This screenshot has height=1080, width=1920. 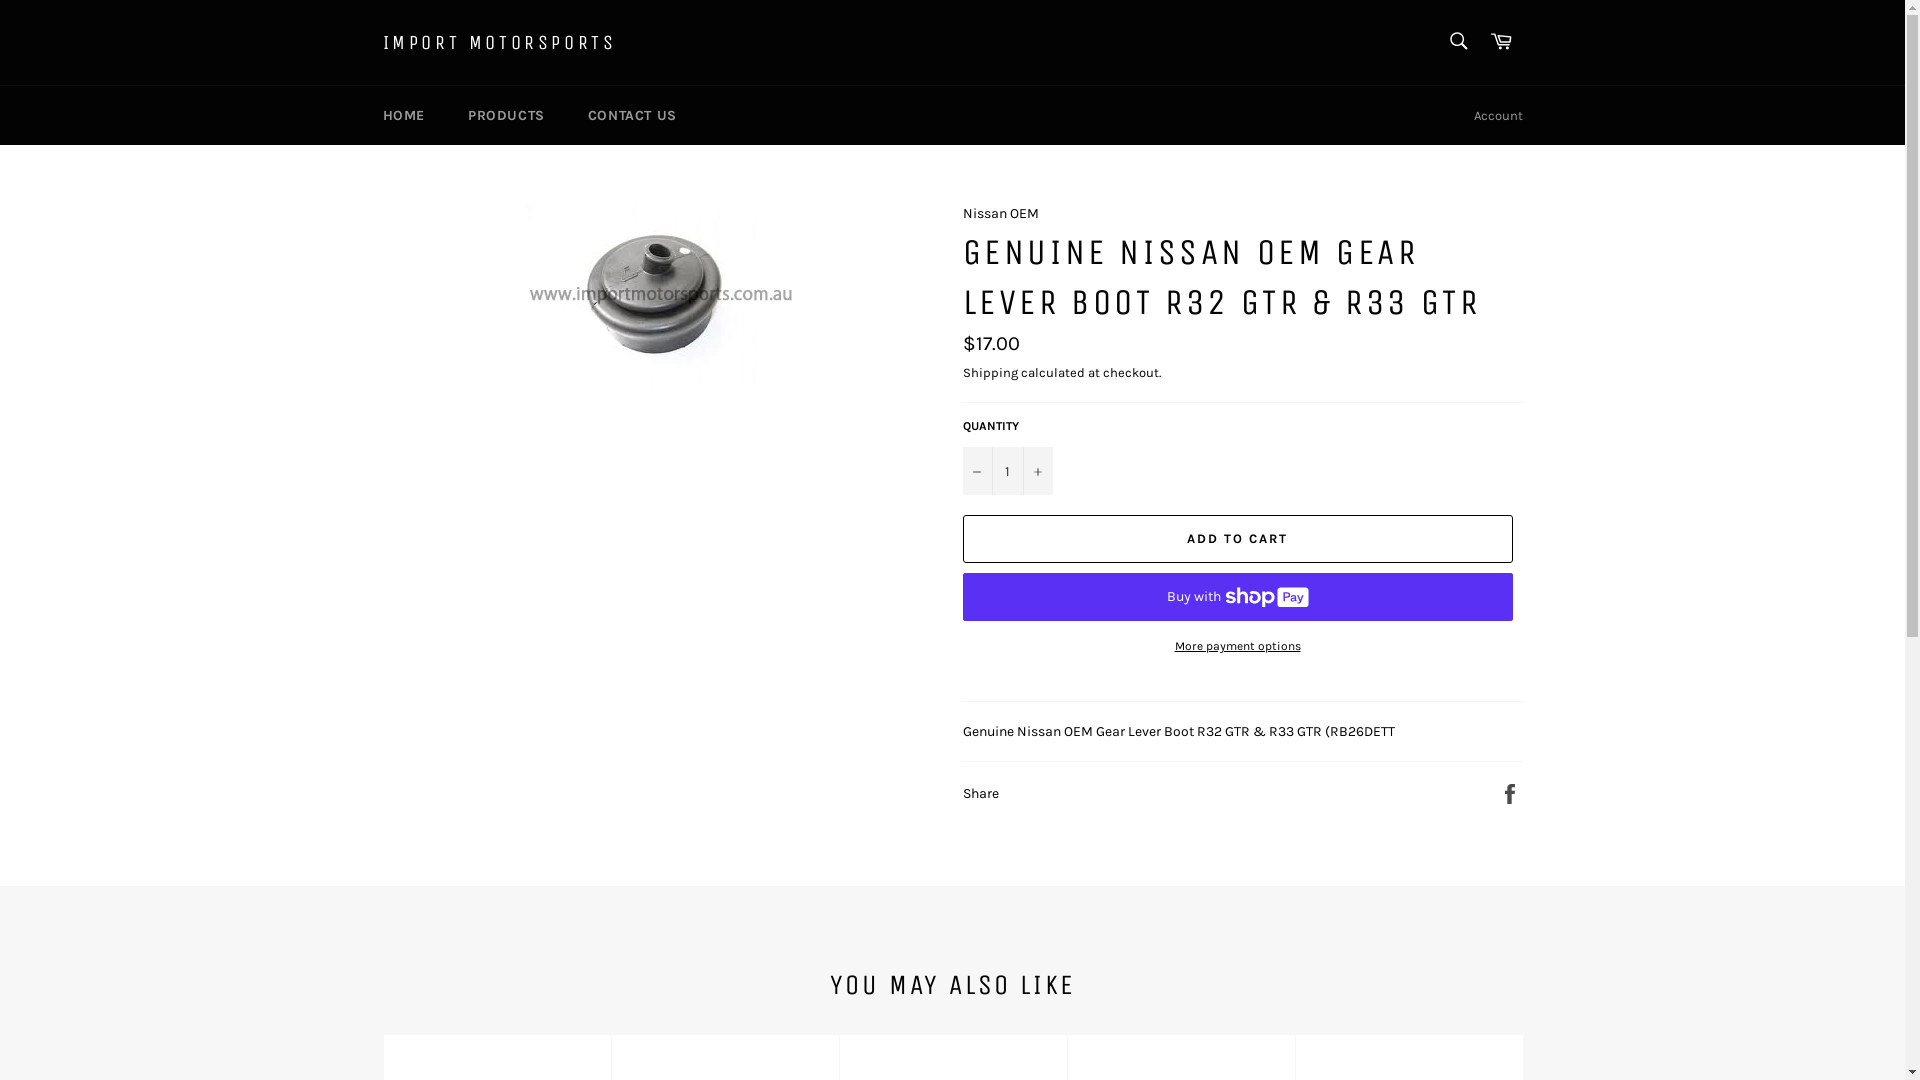 What do you see at coordinates (402, 115) in the screenshot?
I see `'HOME'` at bounding box center [402, 115].